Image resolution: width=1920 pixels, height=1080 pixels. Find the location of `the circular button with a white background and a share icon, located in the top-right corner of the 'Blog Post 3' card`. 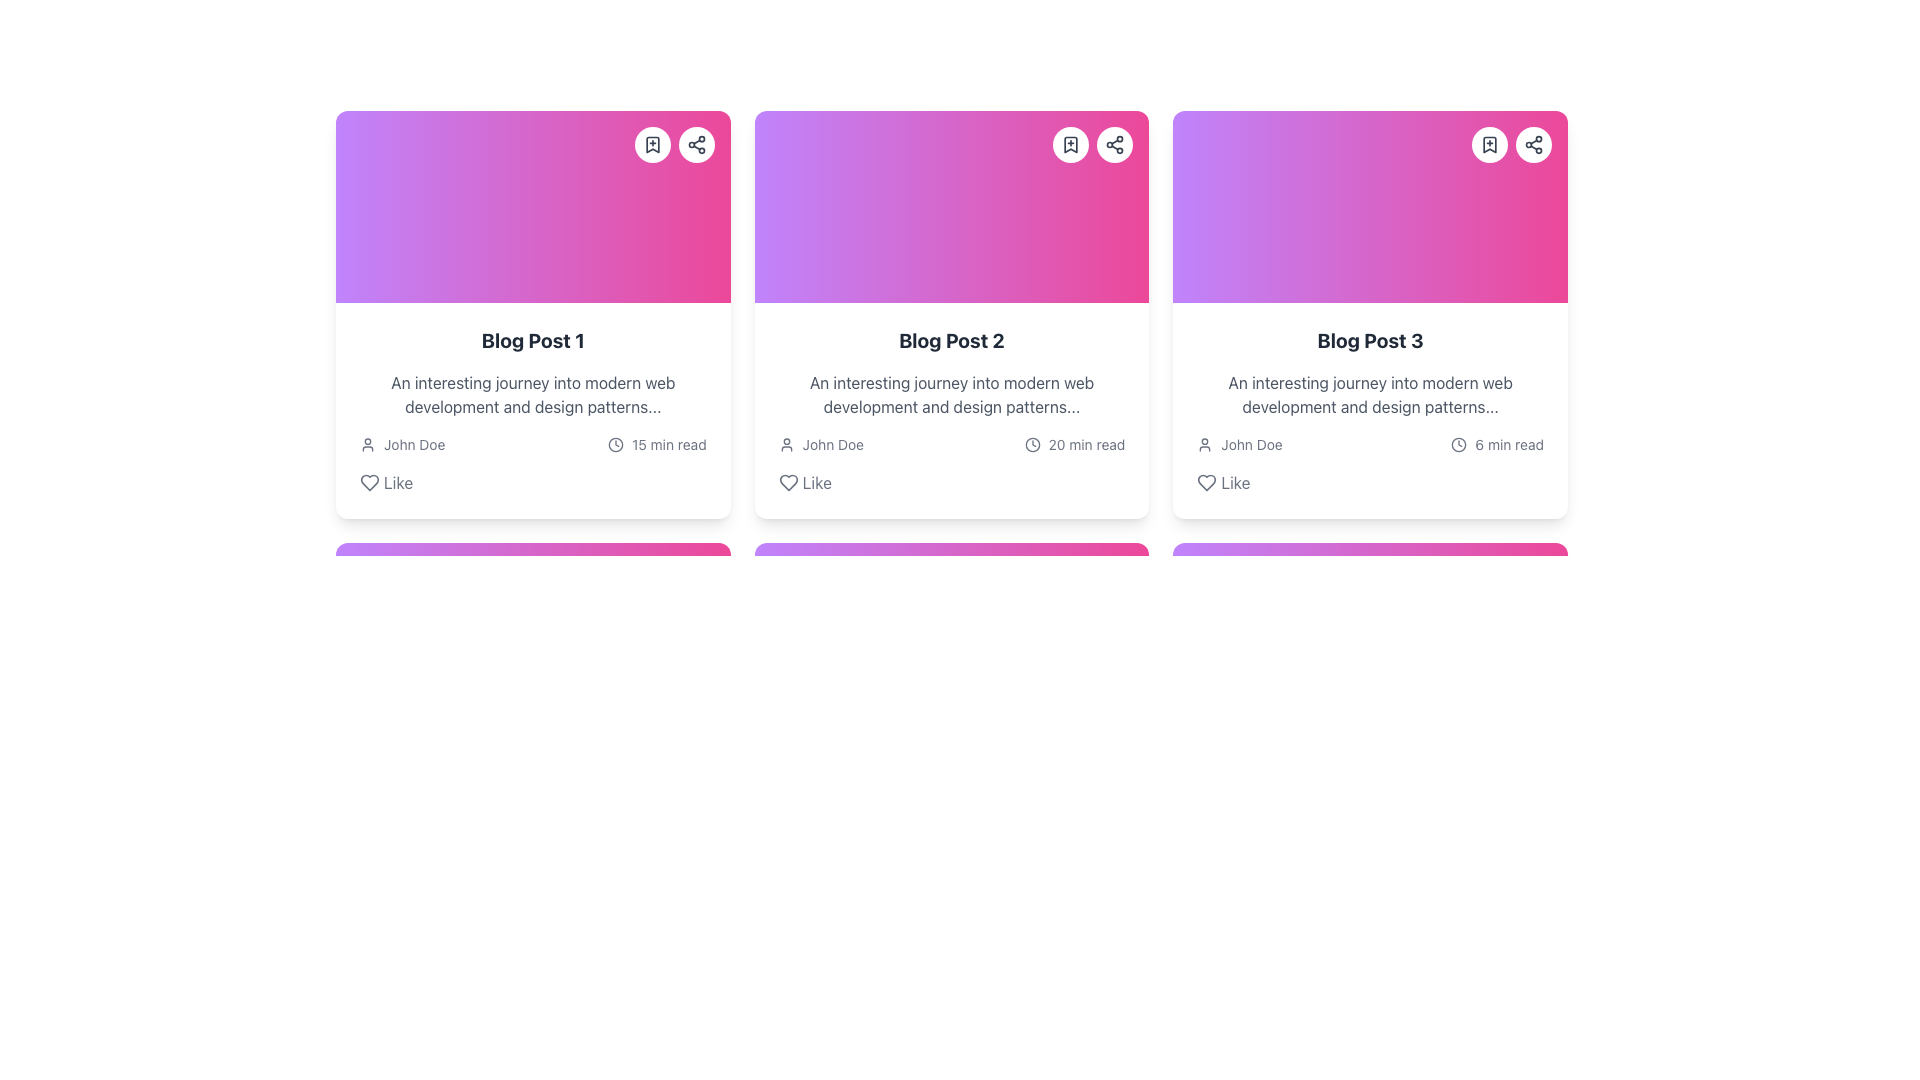

the circular button with a white background and a share icon, located in the top-right corner of the 'Blog Post 3' card is located at coordinates (1532, 144).